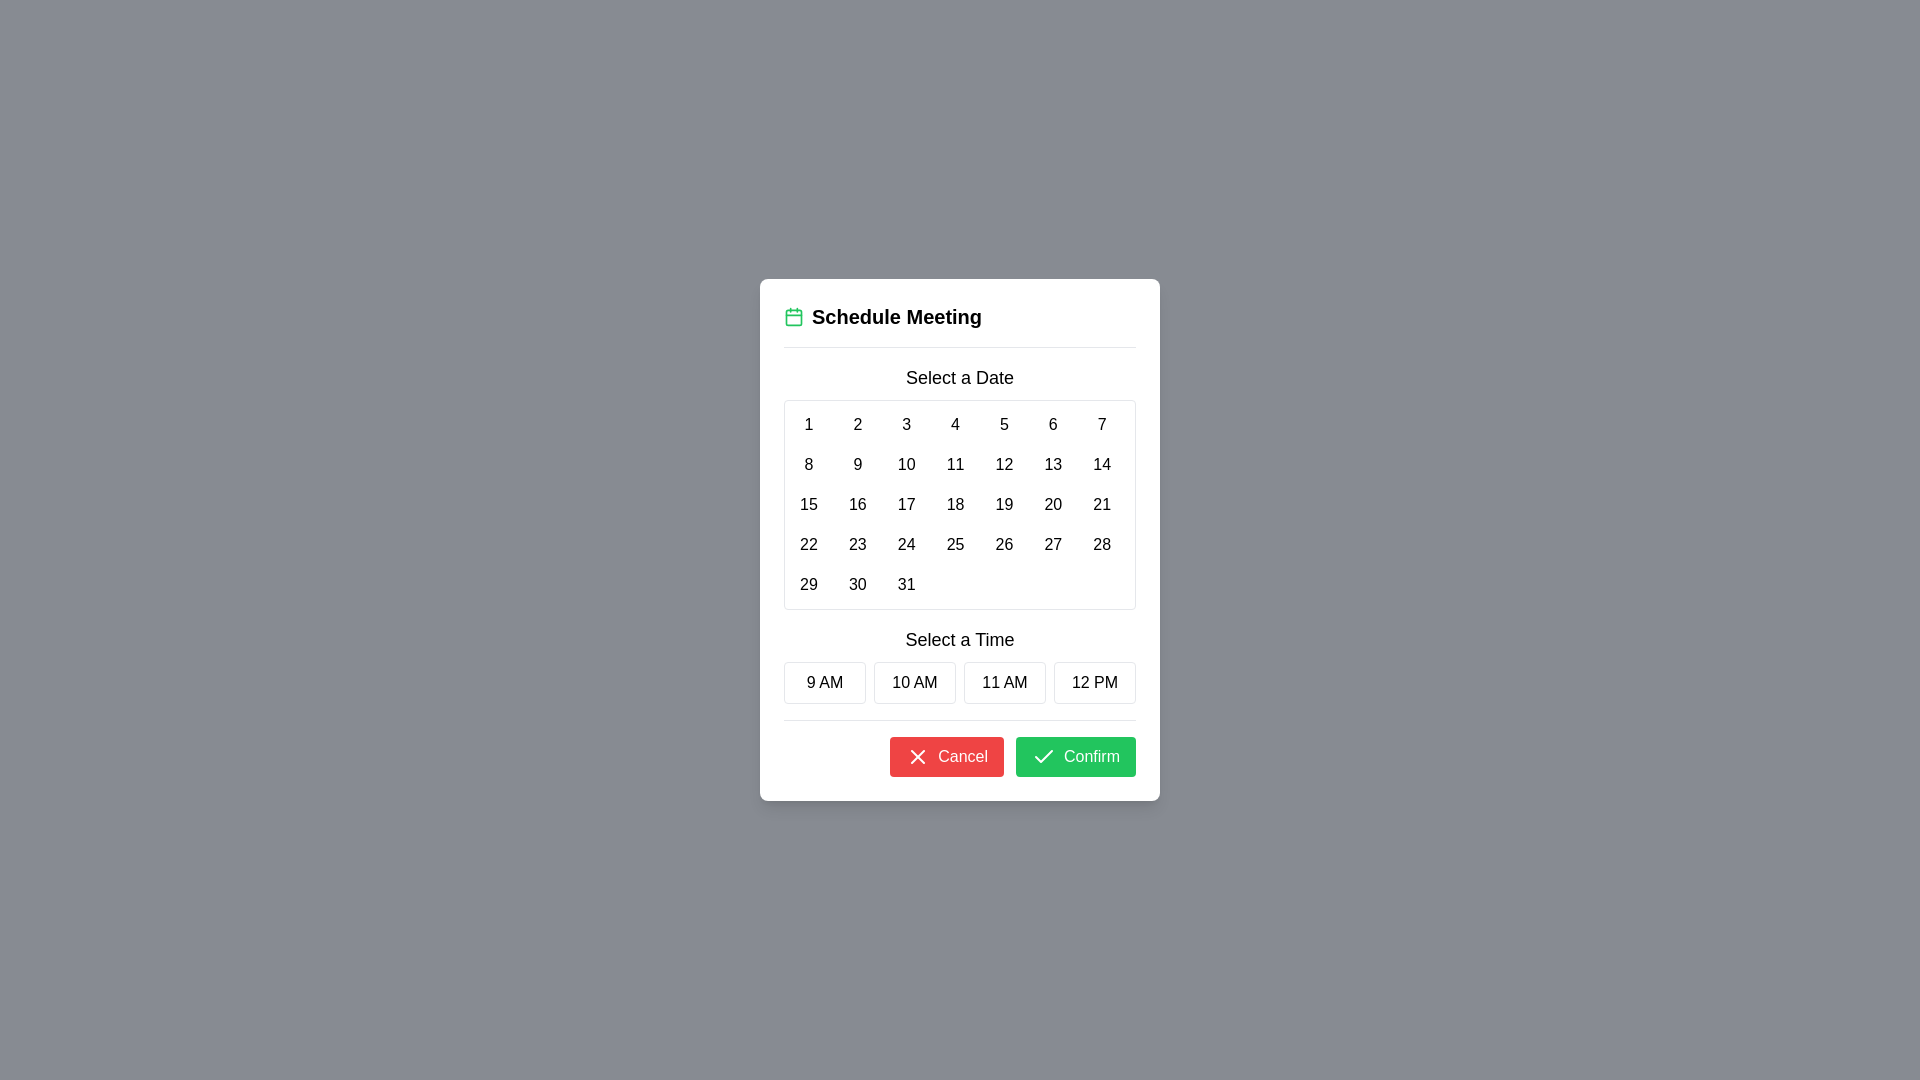 This screenshot has width=1920, height=1080. What do you see at coordinates (905, 544) in the screenshot?
I see `the square-shaped button displaying the number '24' in the calendar interface` at bounding box center [905, 544].